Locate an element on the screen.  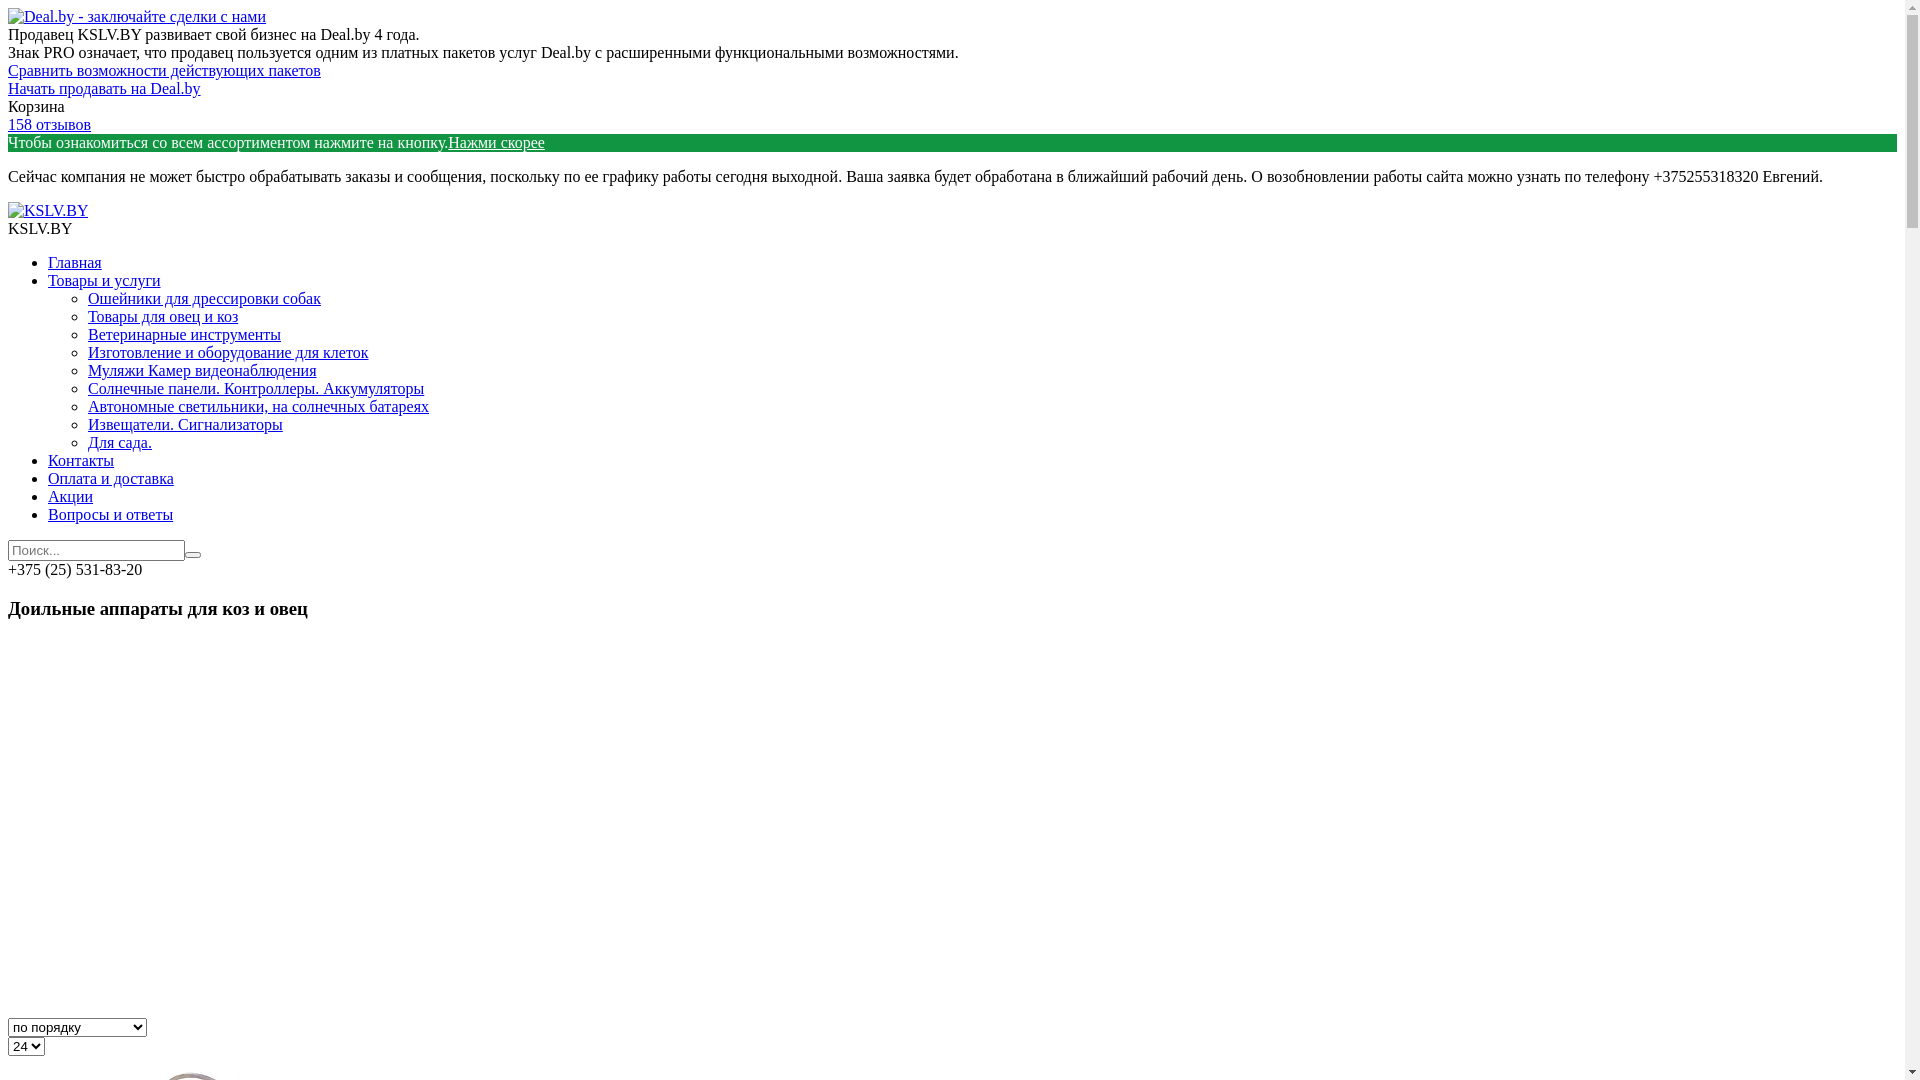
'KSLV.BY' is located at coordinates (48, 210).